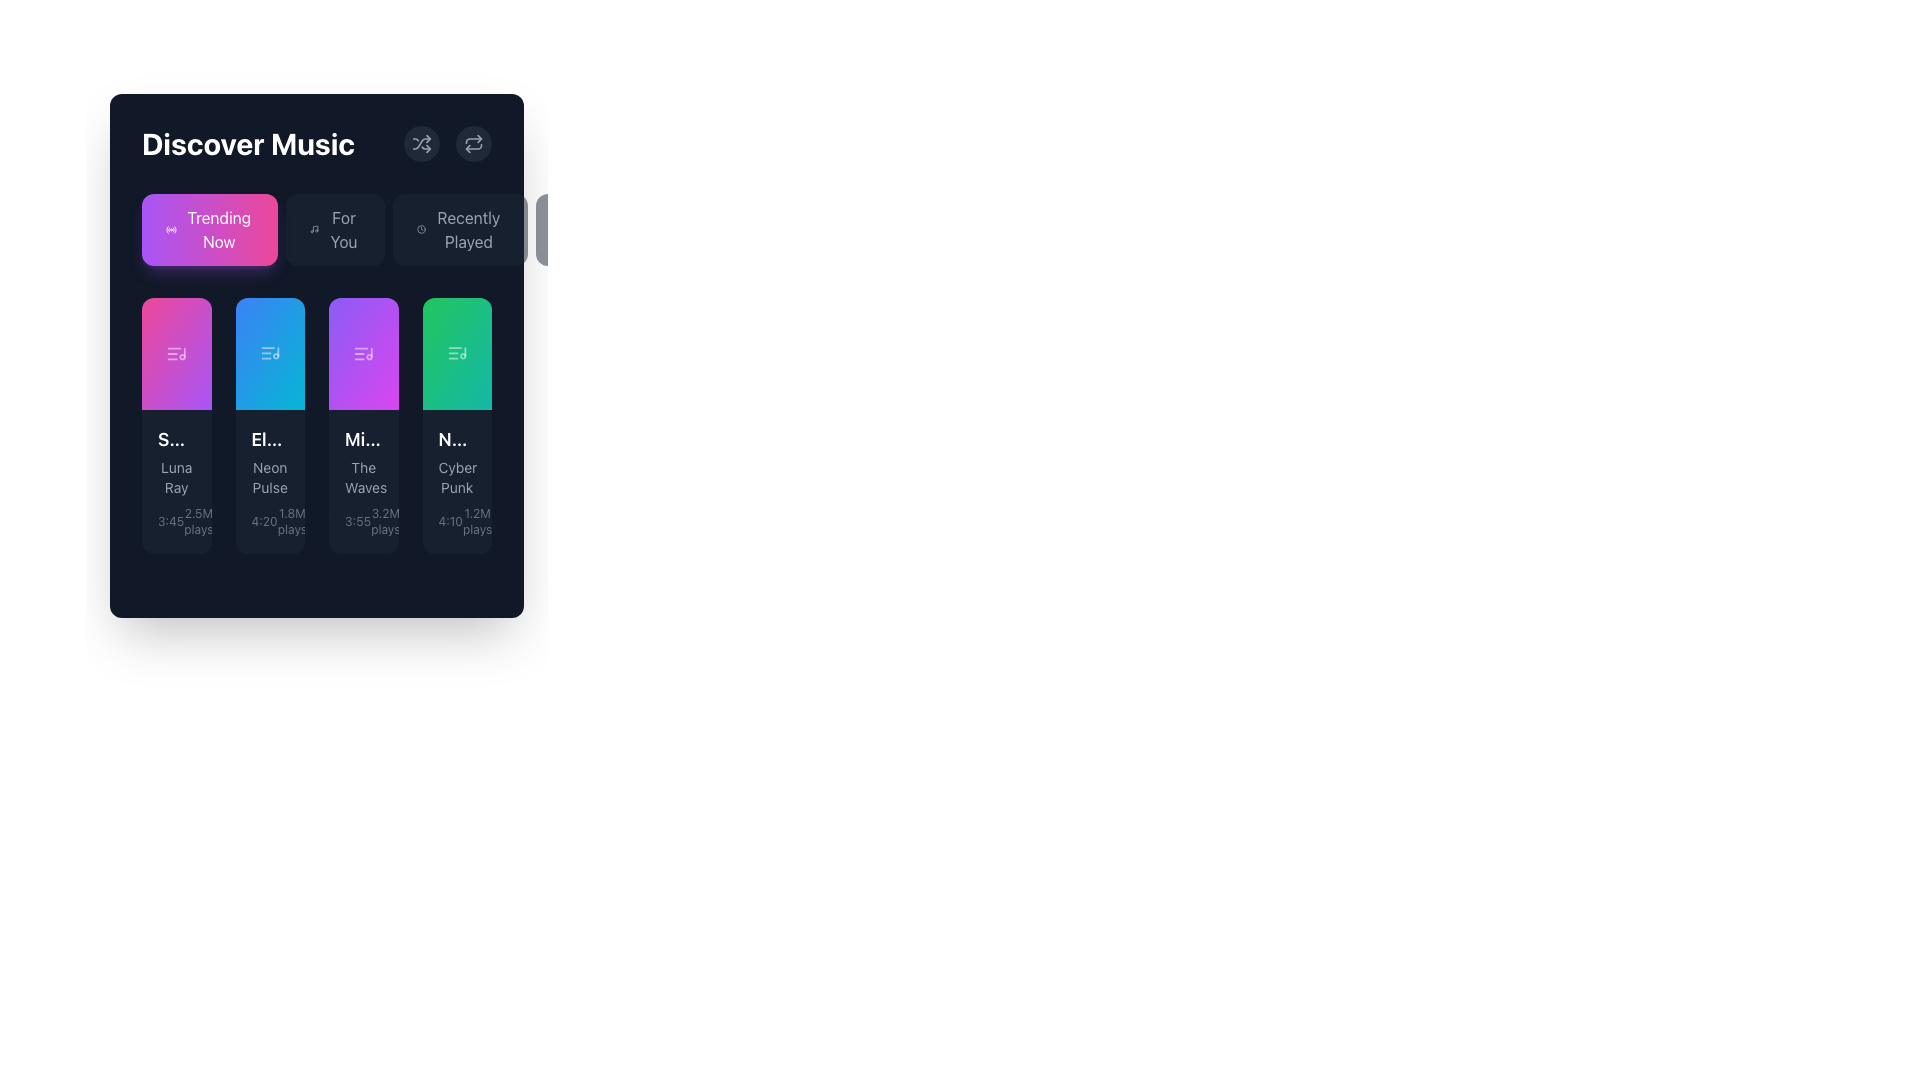  I want to click on the decorative music icon within the 'Electric Dreams' card in the 'Trending Now' section of the 'Discover Music' interface, so click(269, 353).